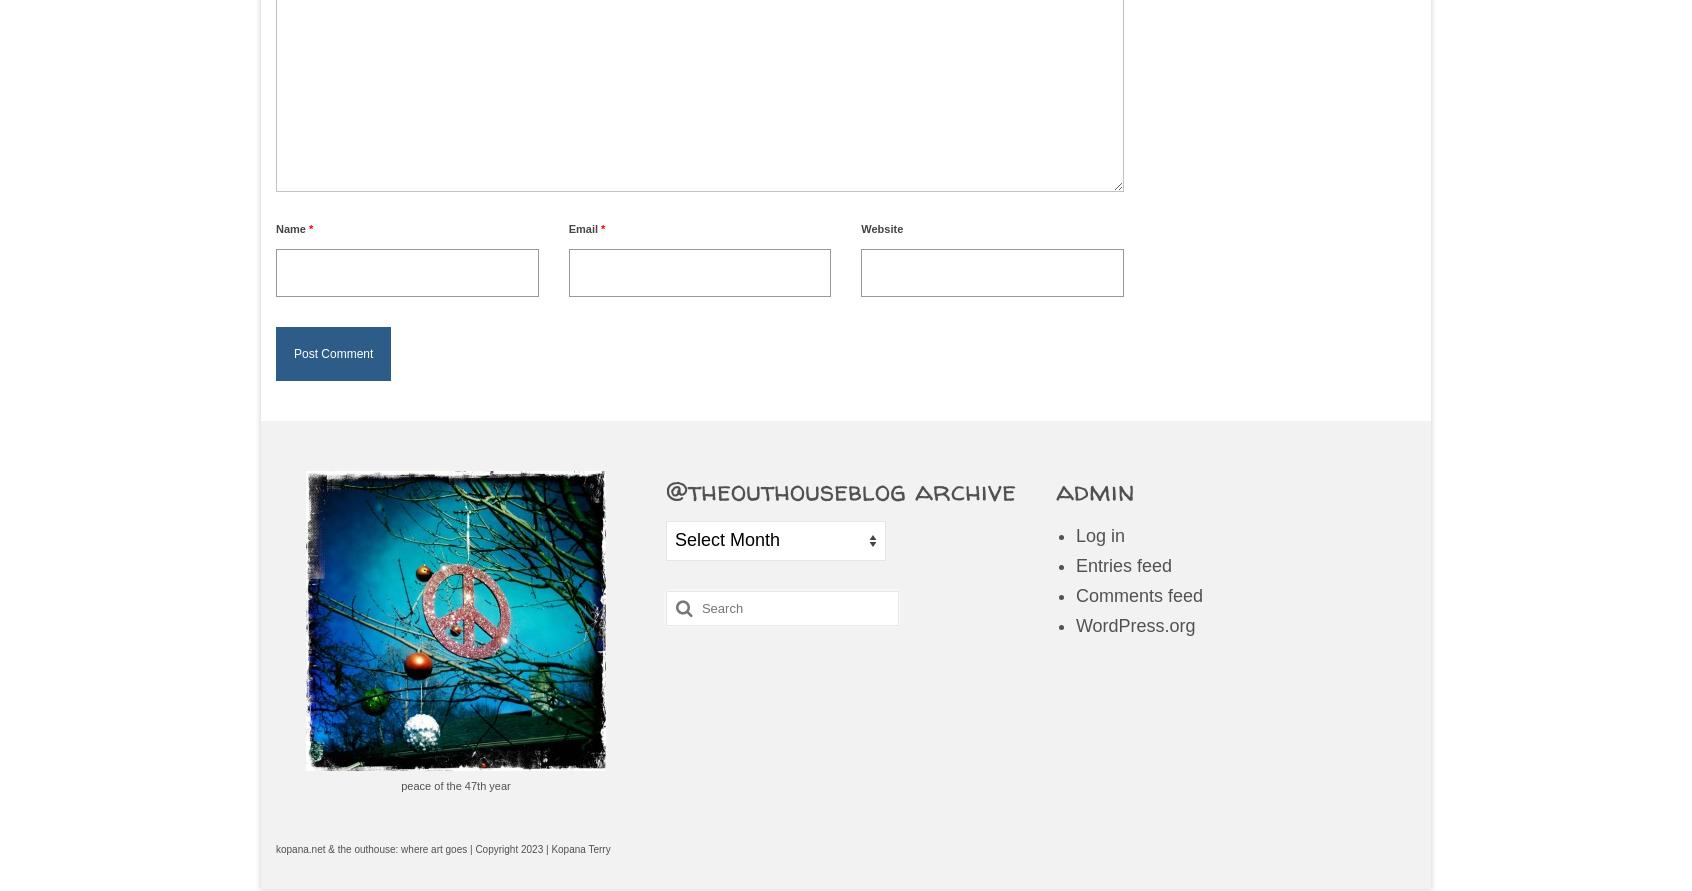 The height and width of the screenshot is (891, 1692). I want to click on 'Comments feed', so click(1137, 595).